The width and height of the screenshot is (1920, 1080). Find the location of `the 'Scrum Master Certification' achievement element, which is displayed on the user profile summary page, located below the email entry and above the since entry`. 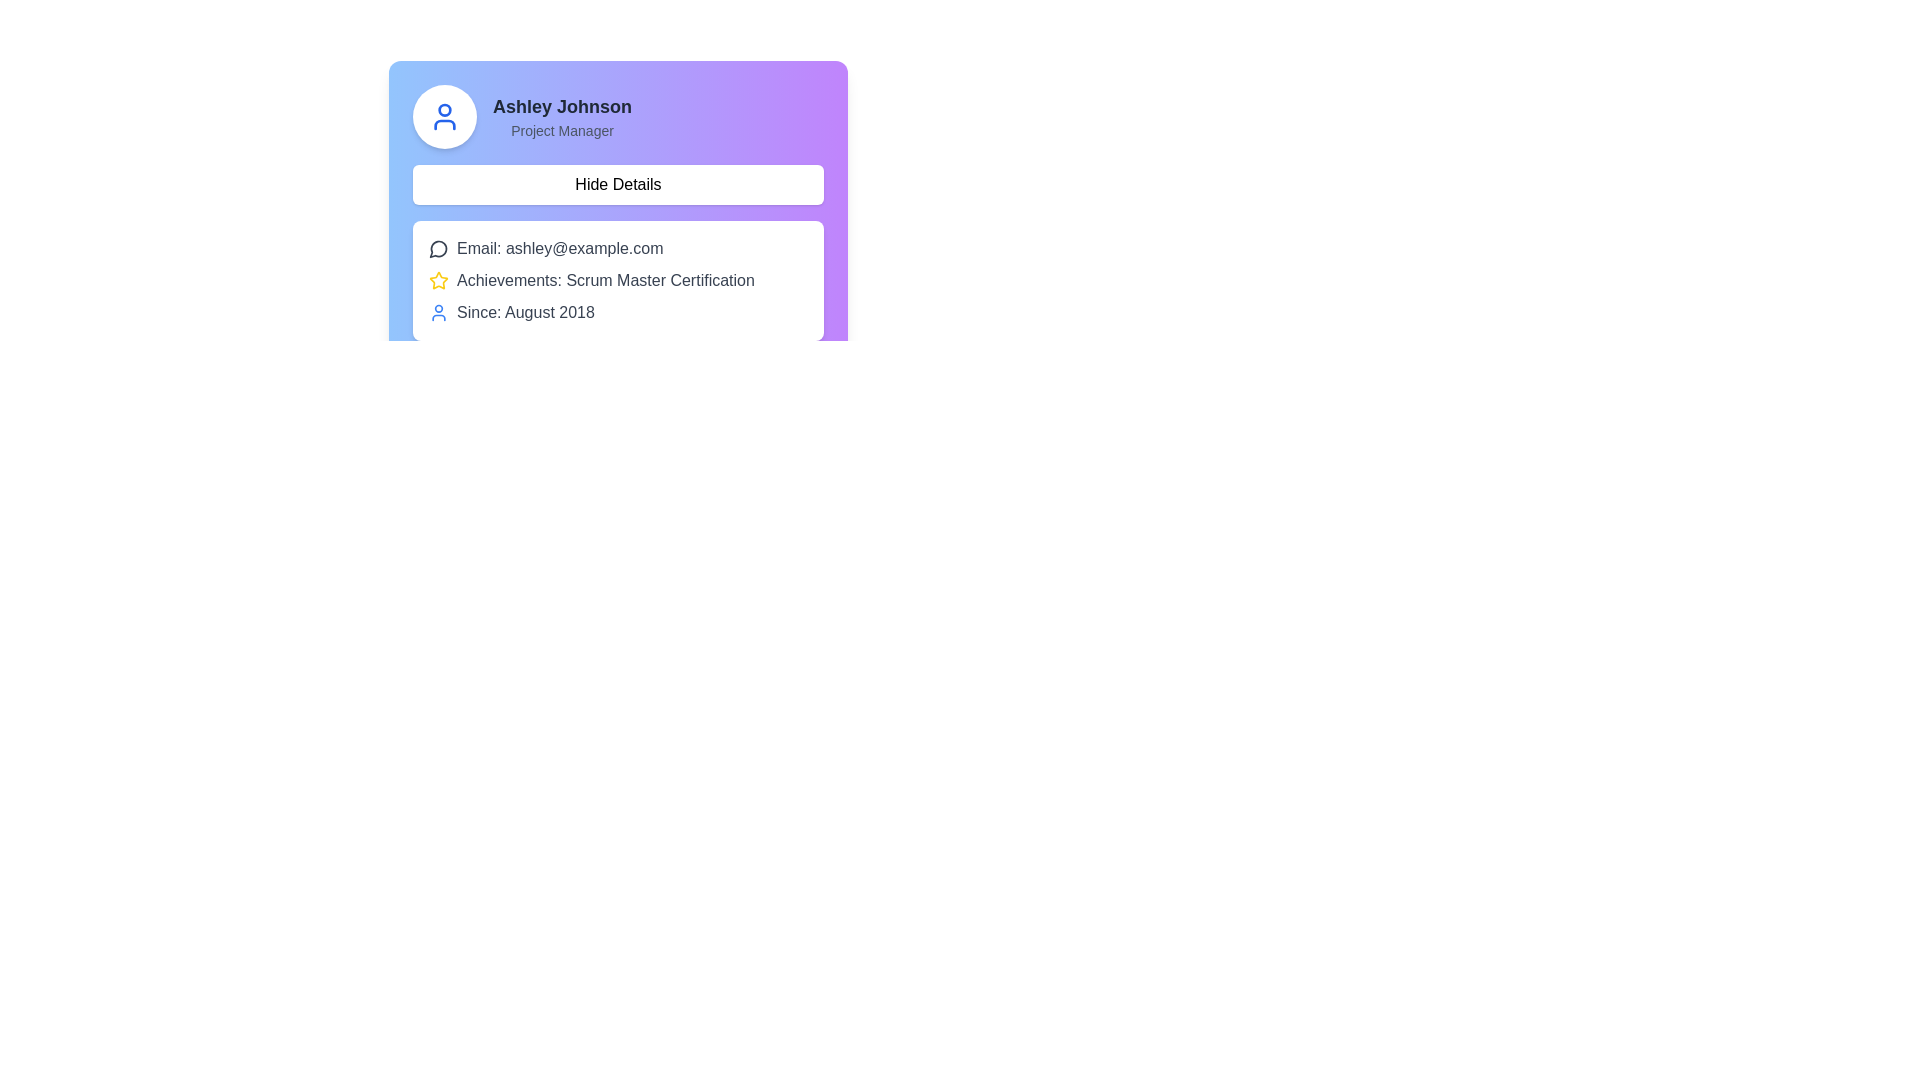

the 'Scrum Master Certification' achievement element, which is displayed on the user profile summary page, located below the email entry and above the since entry is located at coordinates (617, 281).